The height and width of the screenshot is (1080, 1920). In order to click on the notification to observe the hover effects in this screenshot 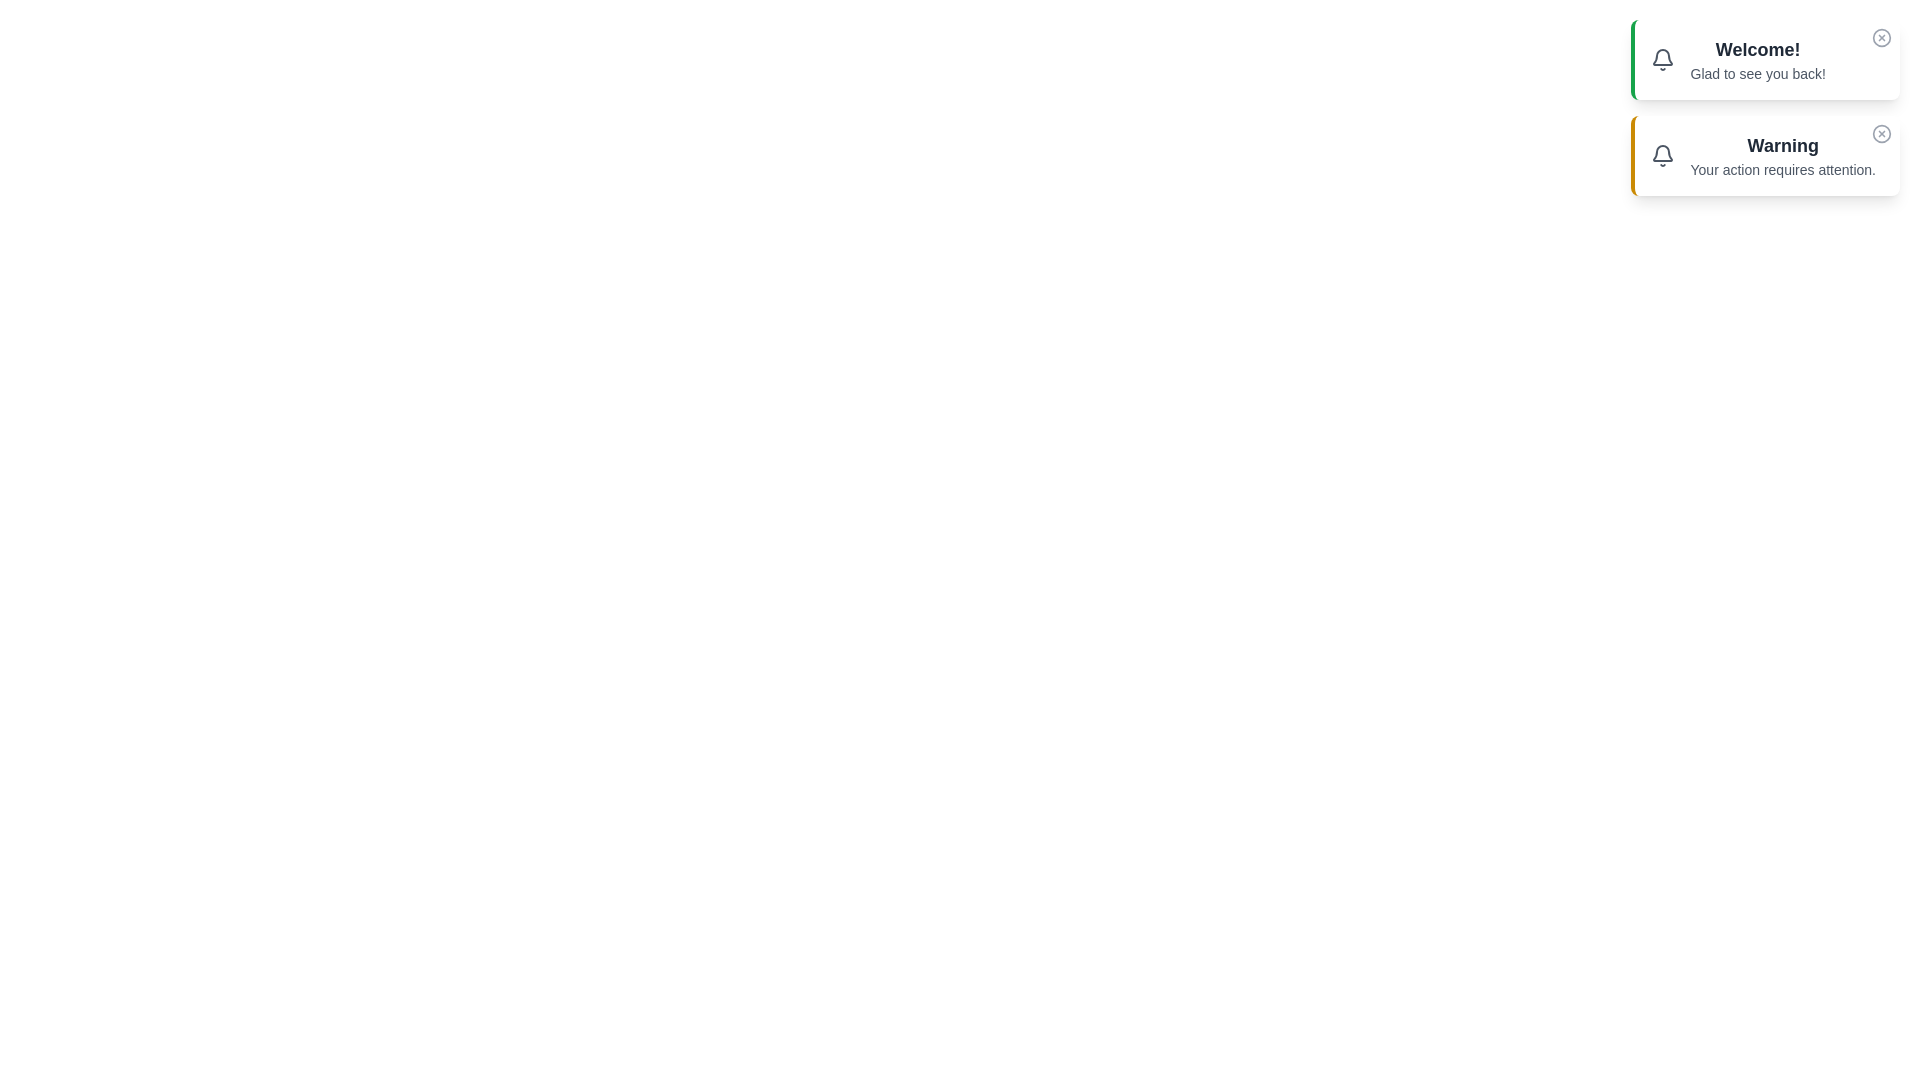, I will do `click(1765, 59)`.